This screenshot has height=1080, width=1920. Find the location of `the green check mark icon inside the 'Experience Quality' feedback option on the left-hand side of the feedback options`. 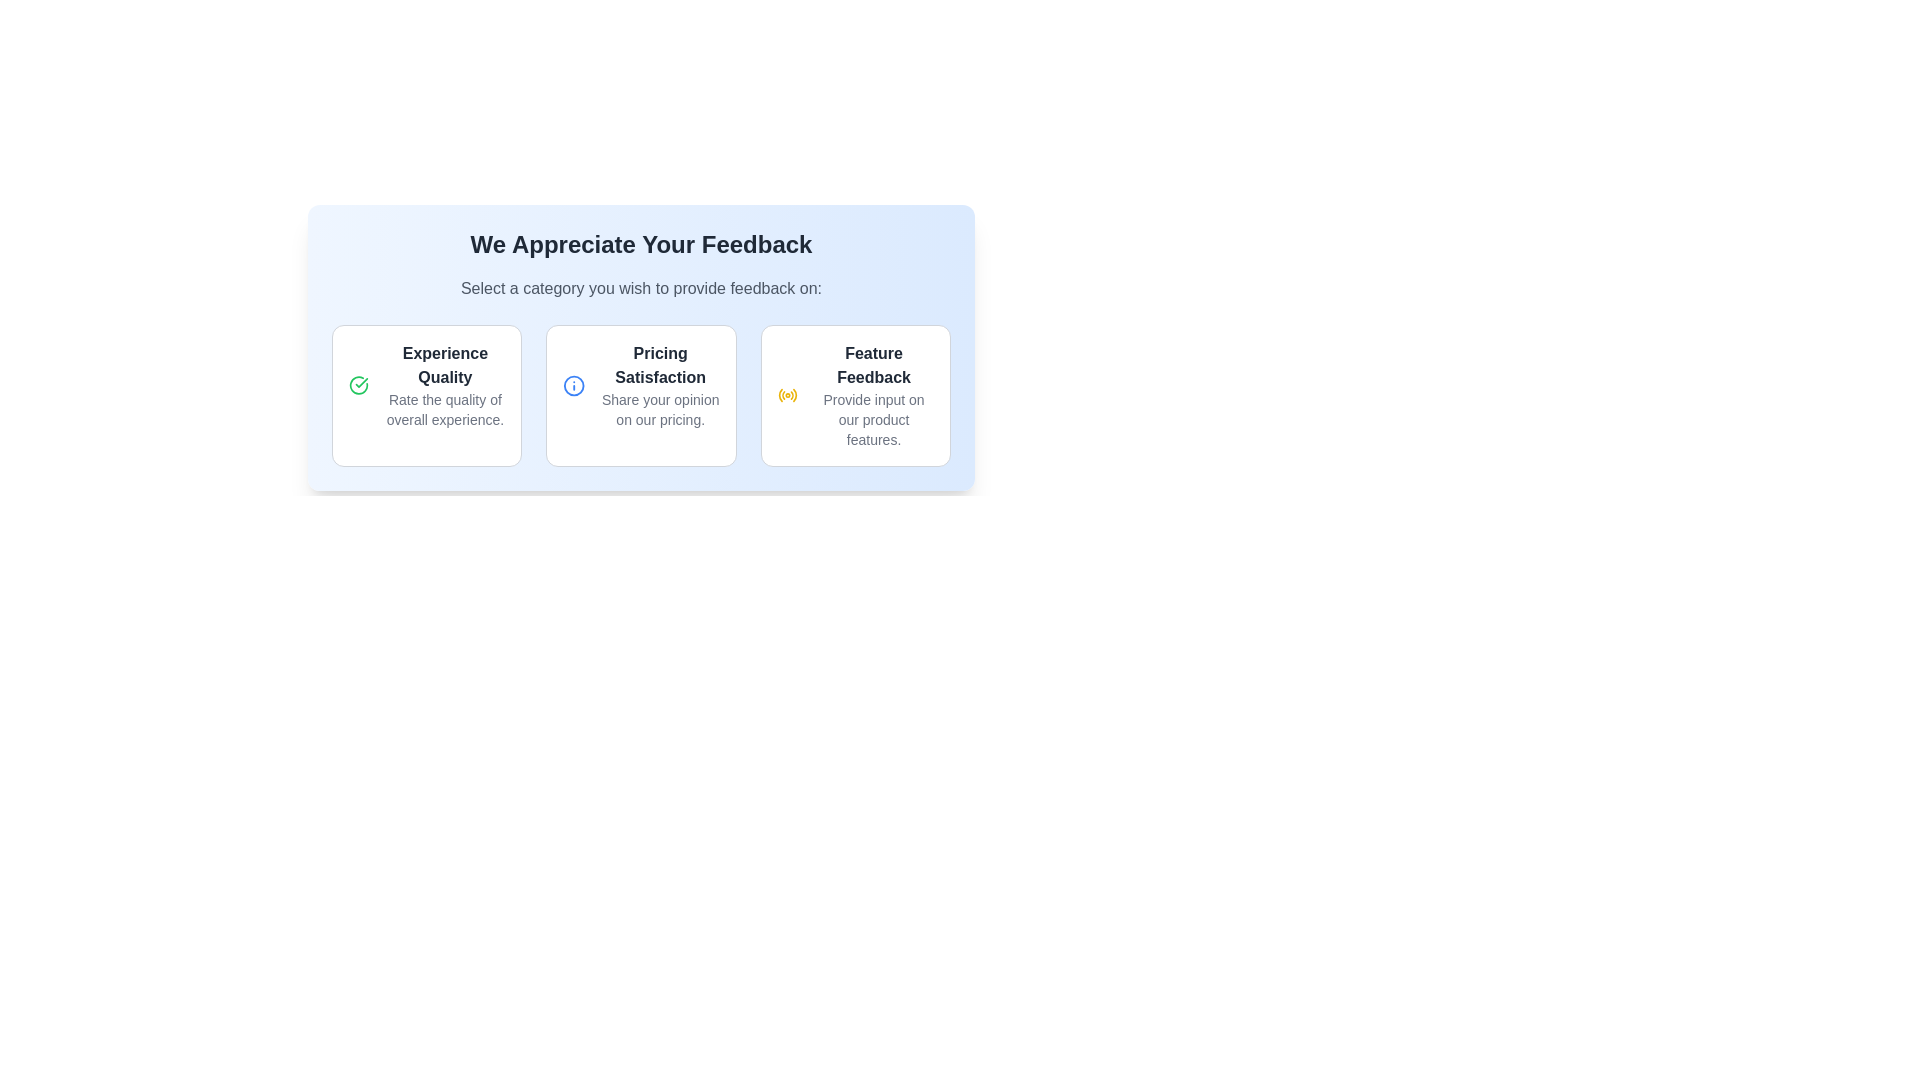

the green check mark icon inside the 'Experience Quality' feedback option on the left-hand side of the feedback options is located at coordinates (362, 383).